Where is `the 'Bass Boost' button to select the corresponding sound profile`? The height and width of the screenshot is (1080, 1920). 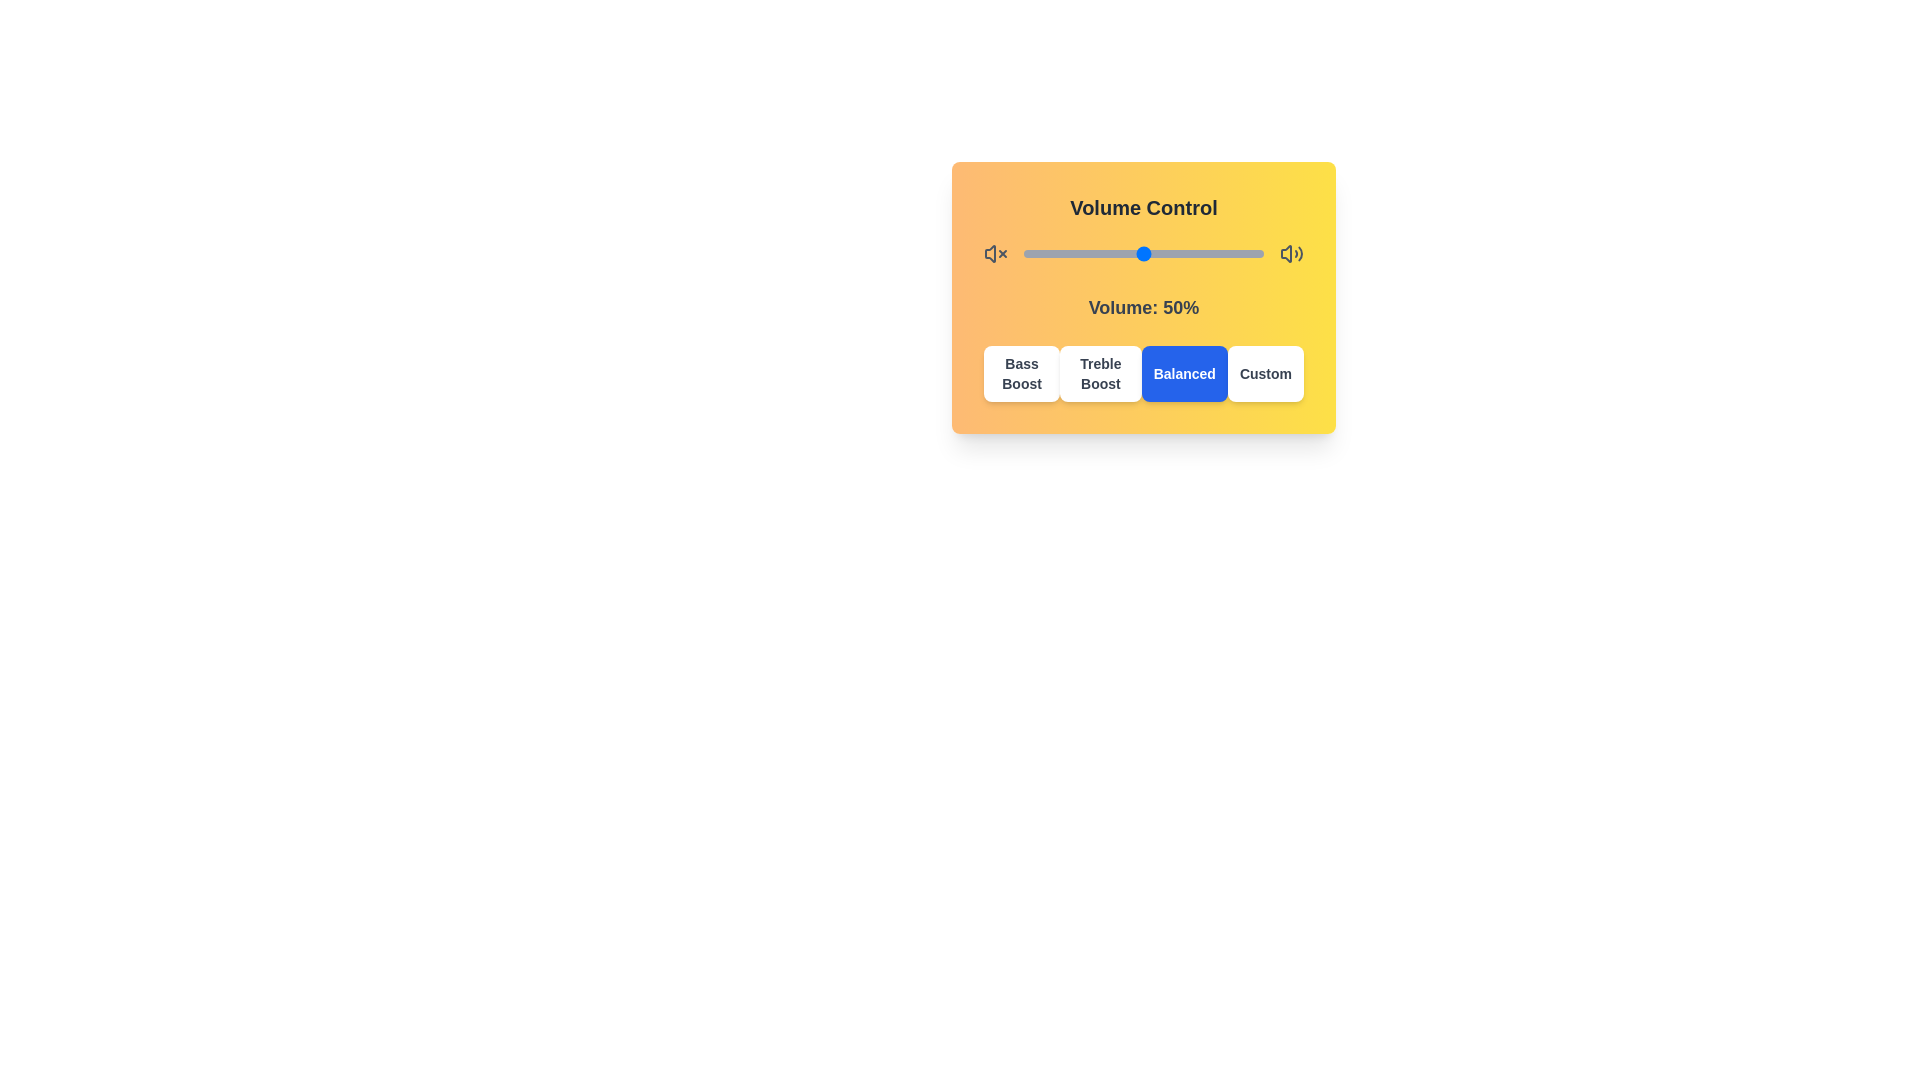
the 'Bass Boost' button to select the corresponding sound profile is located at coordinates (1022, 374).